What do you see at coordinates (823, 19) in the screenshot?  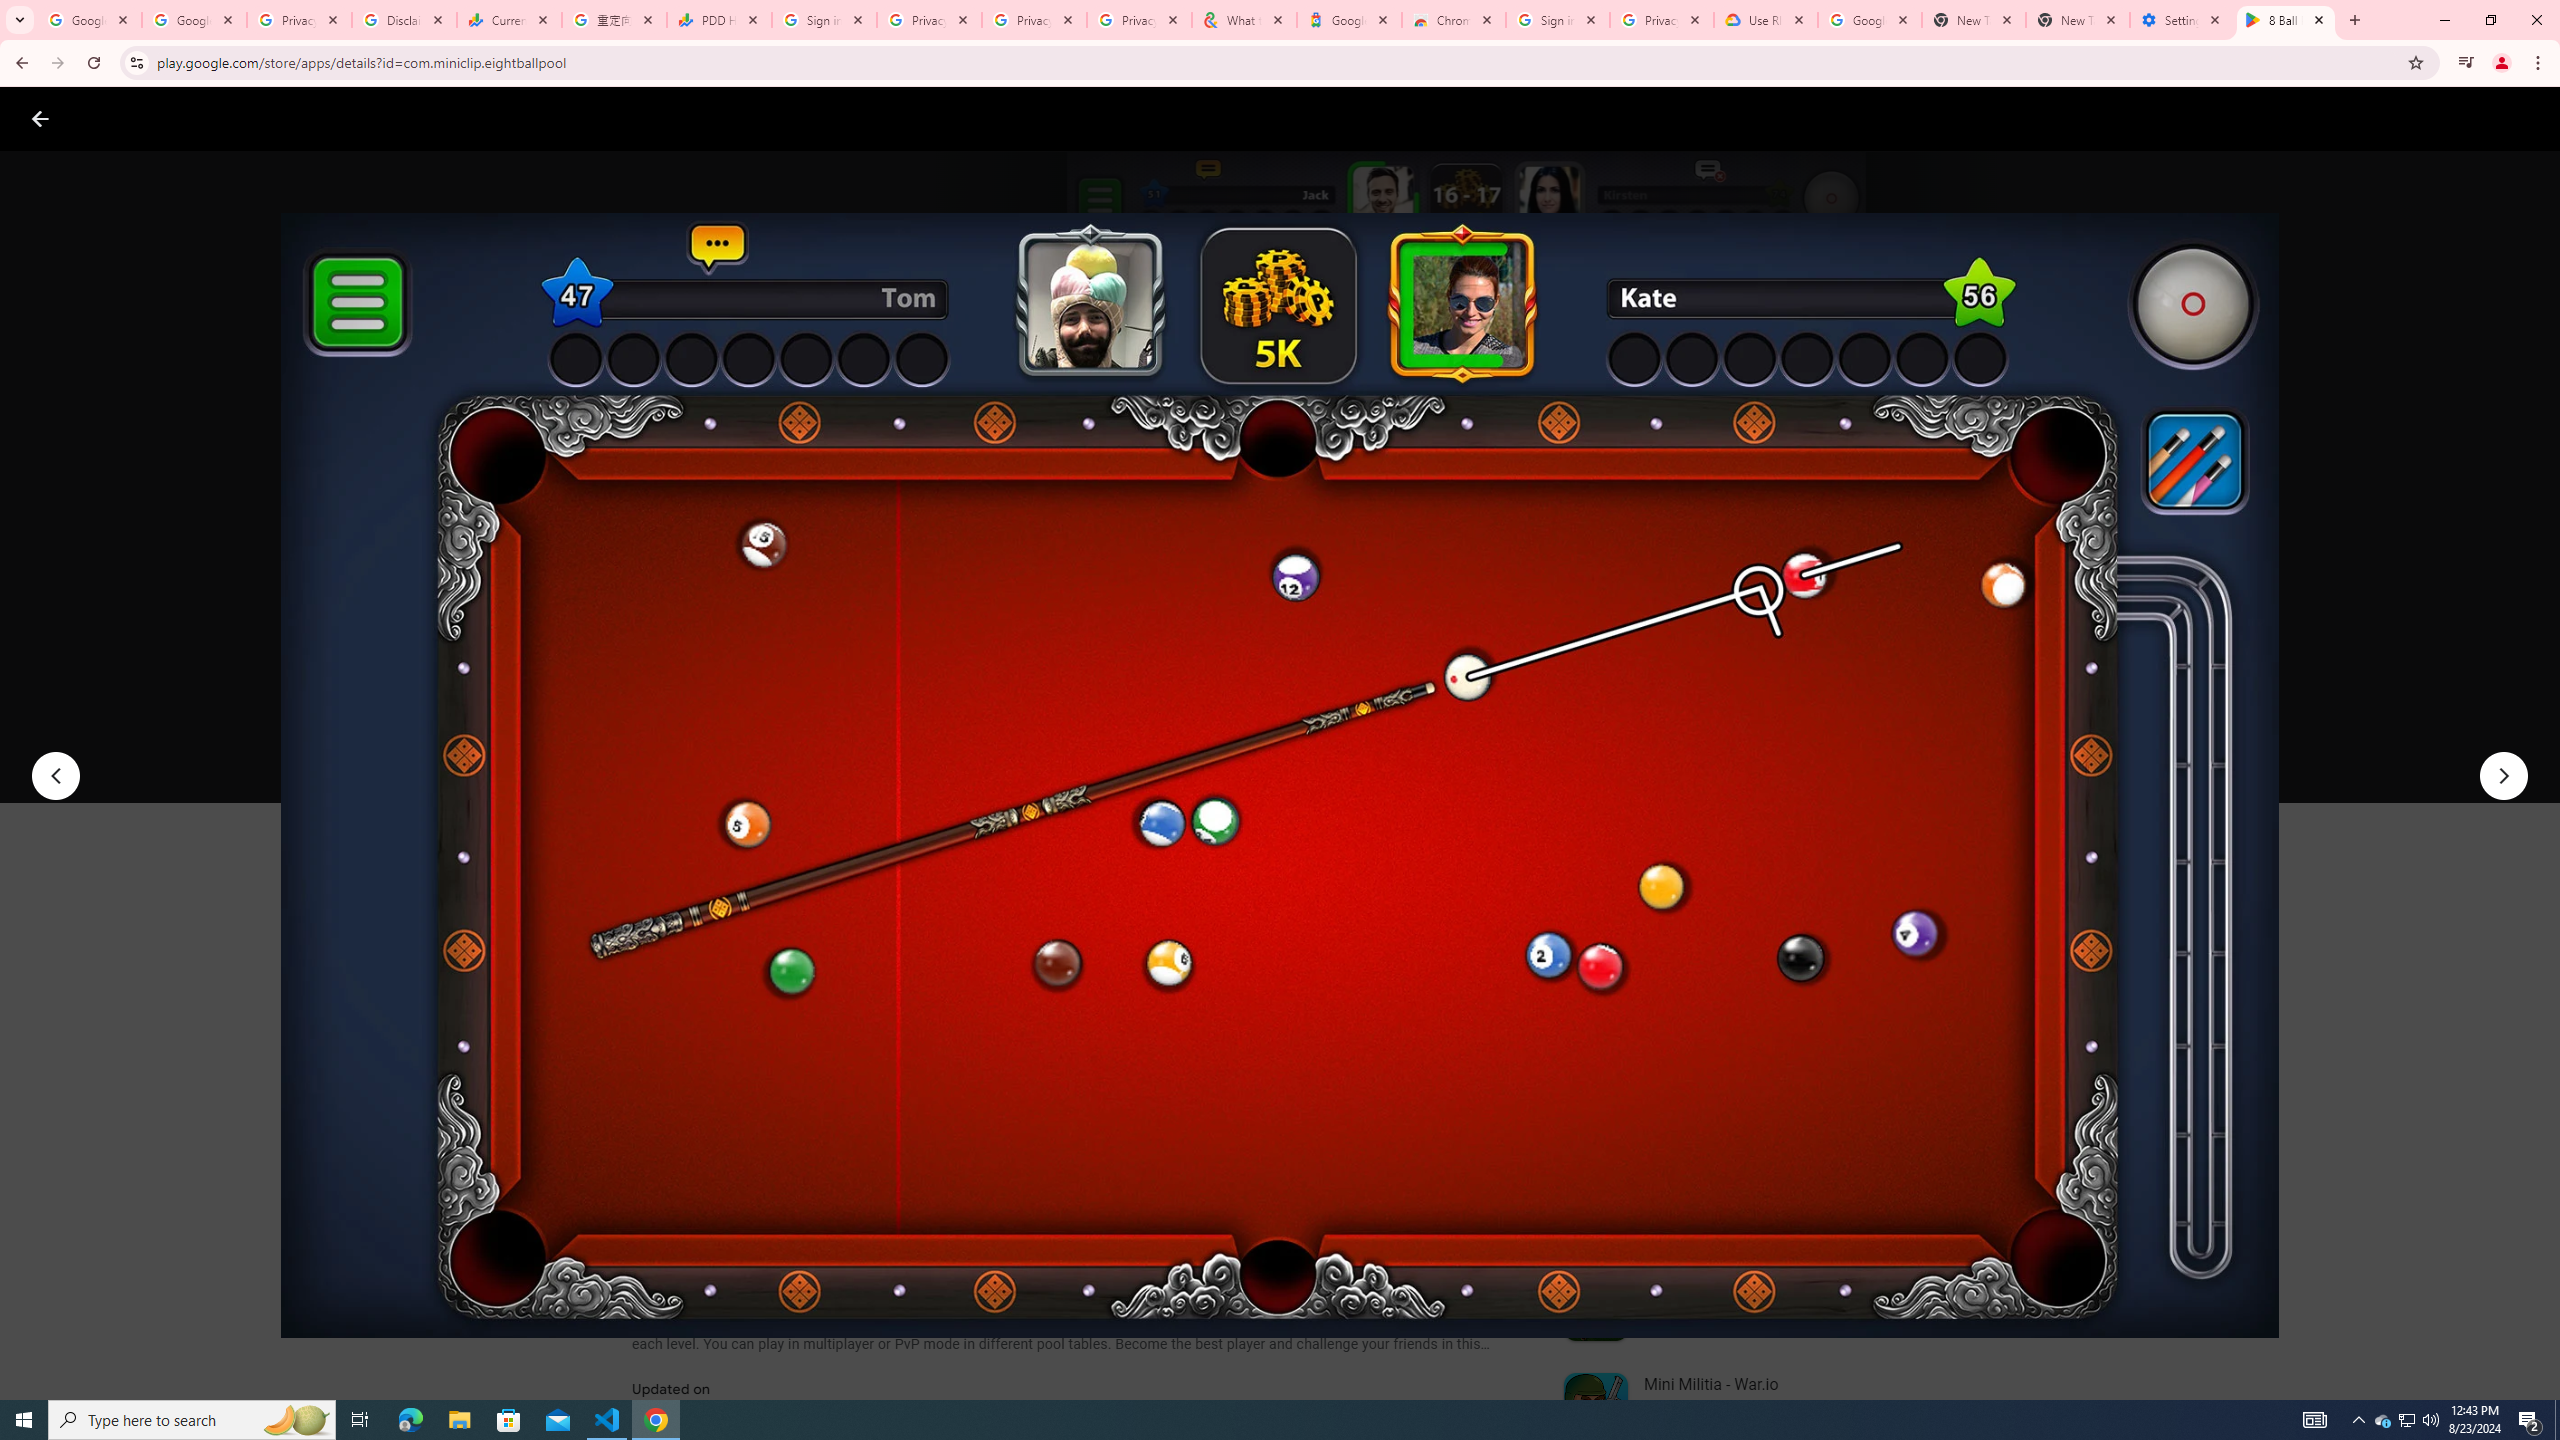 I see `'Sign in - Google Accounts'` at bounding box center [823, 19].